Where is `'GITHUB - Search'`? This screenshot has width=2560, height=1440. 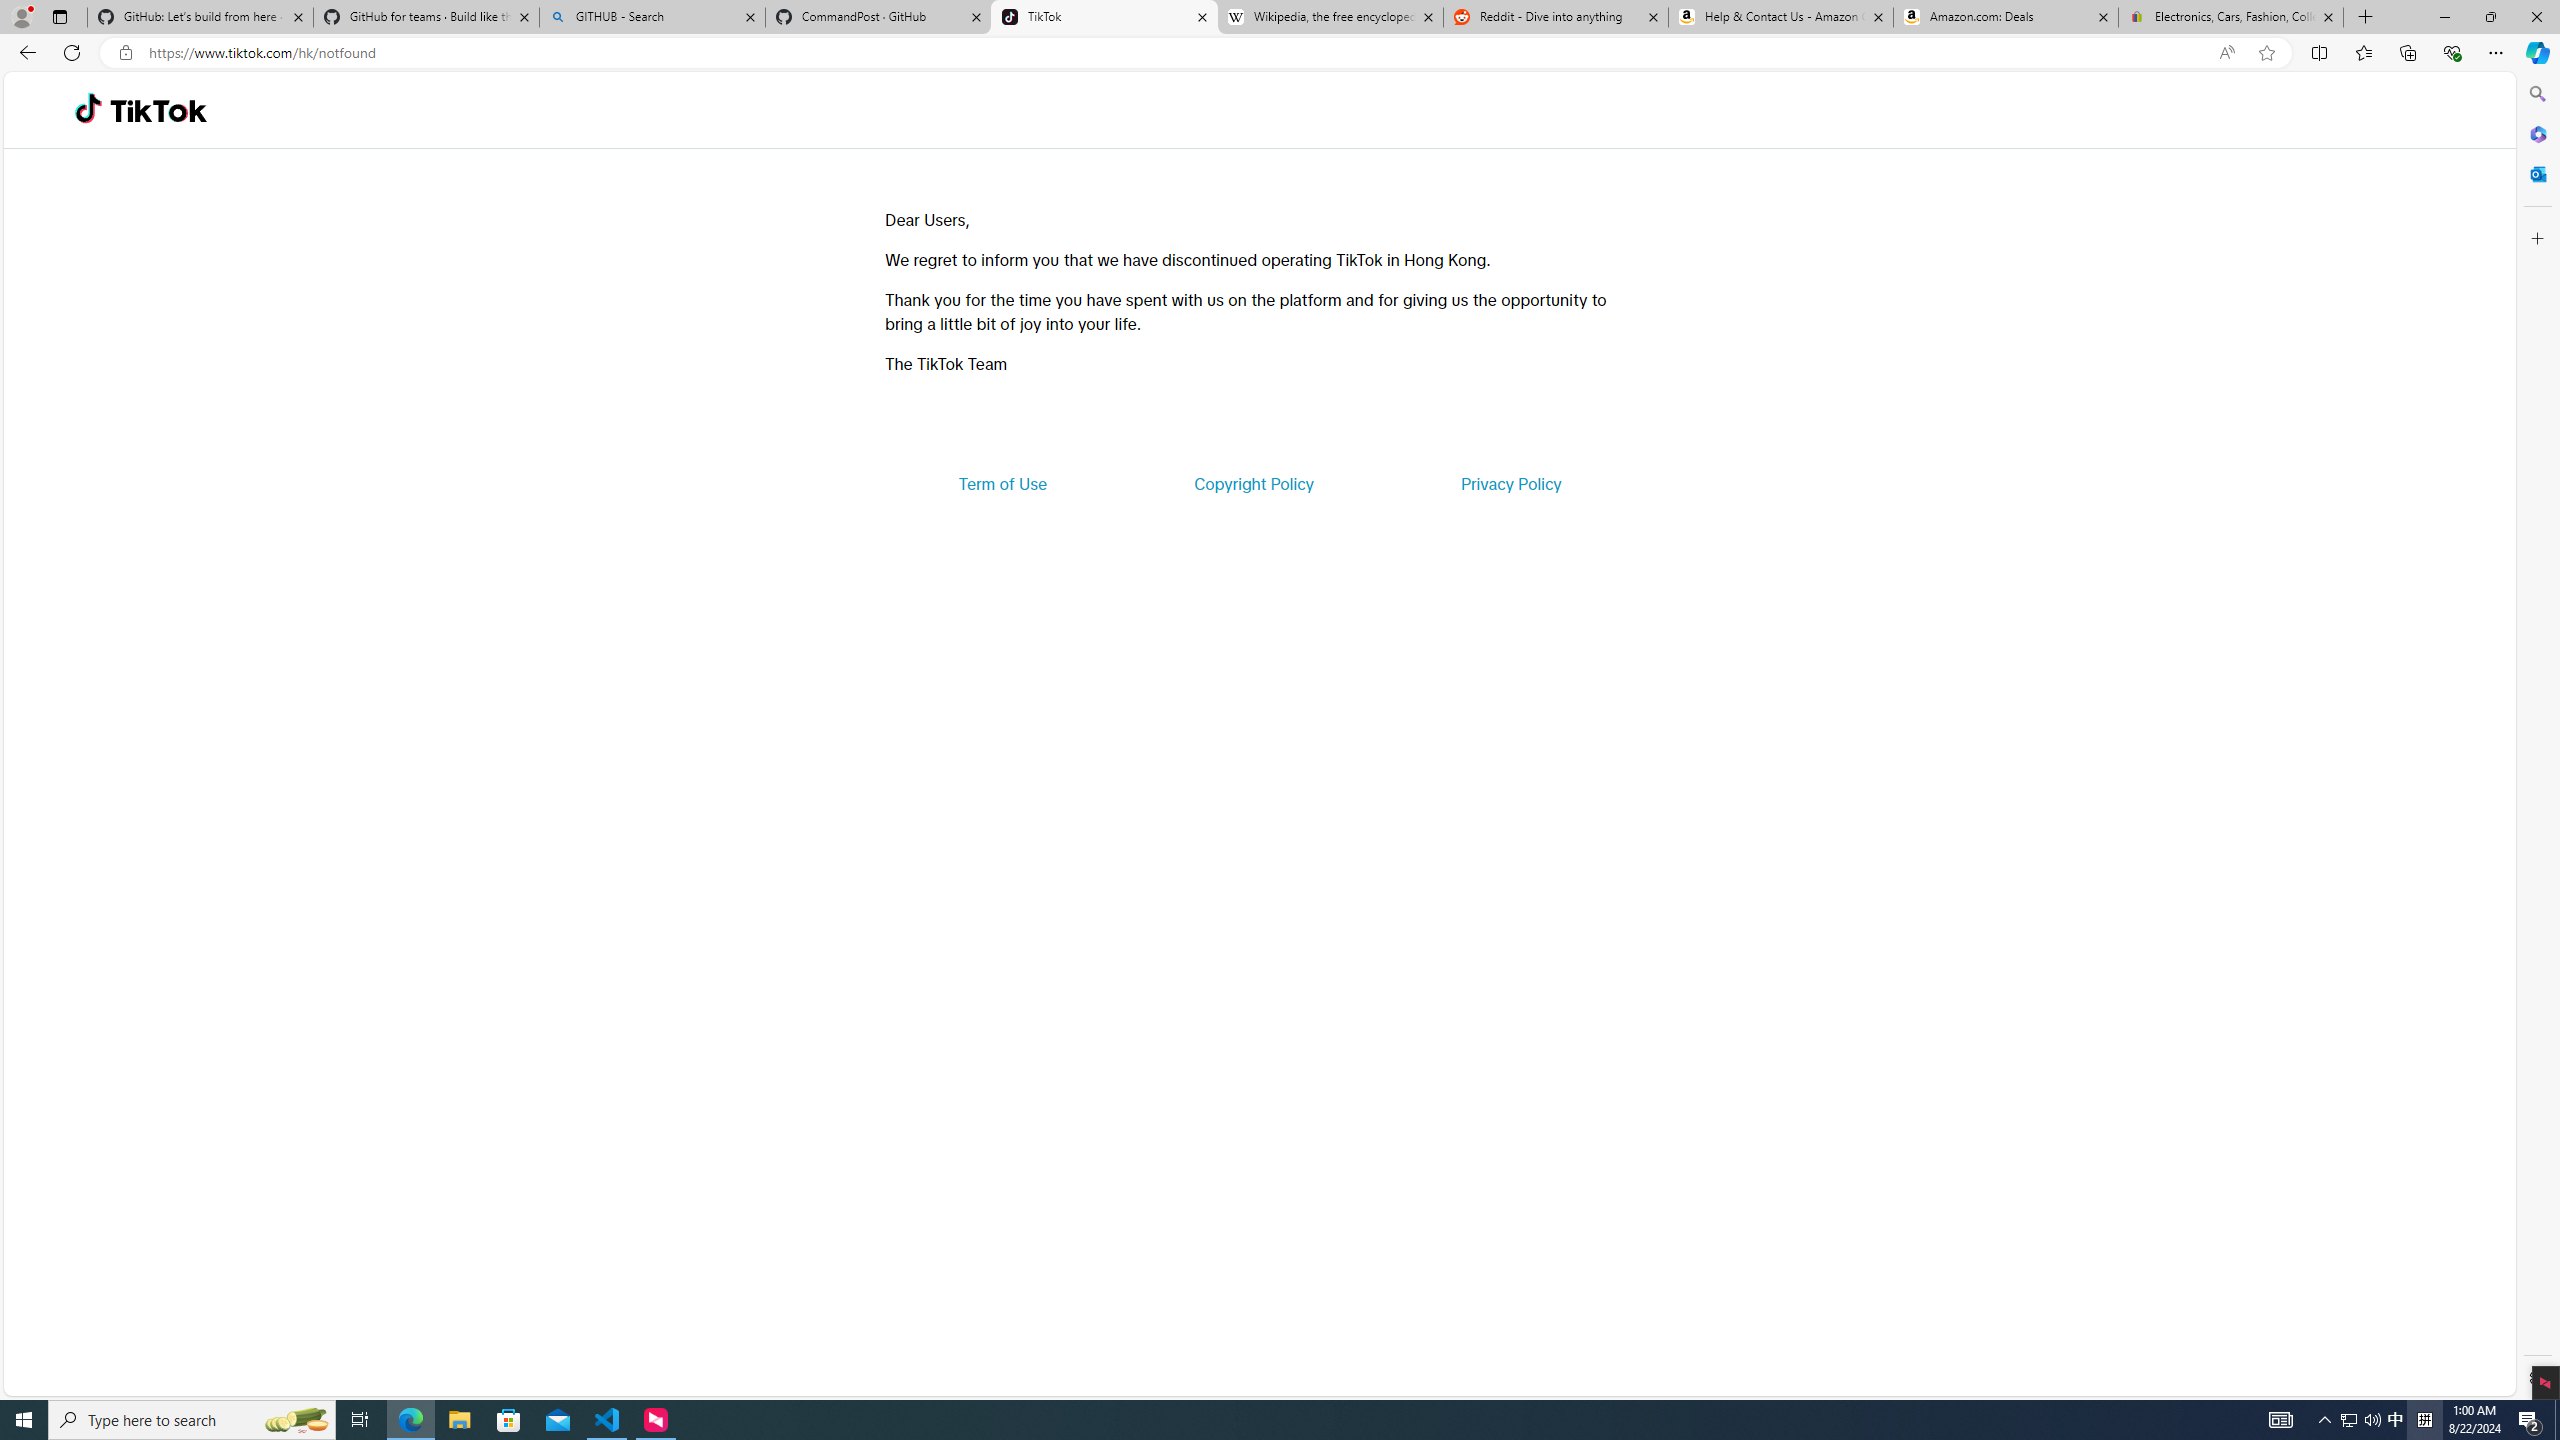
'GITHUB - Search' is located at coordinates (651, 16).